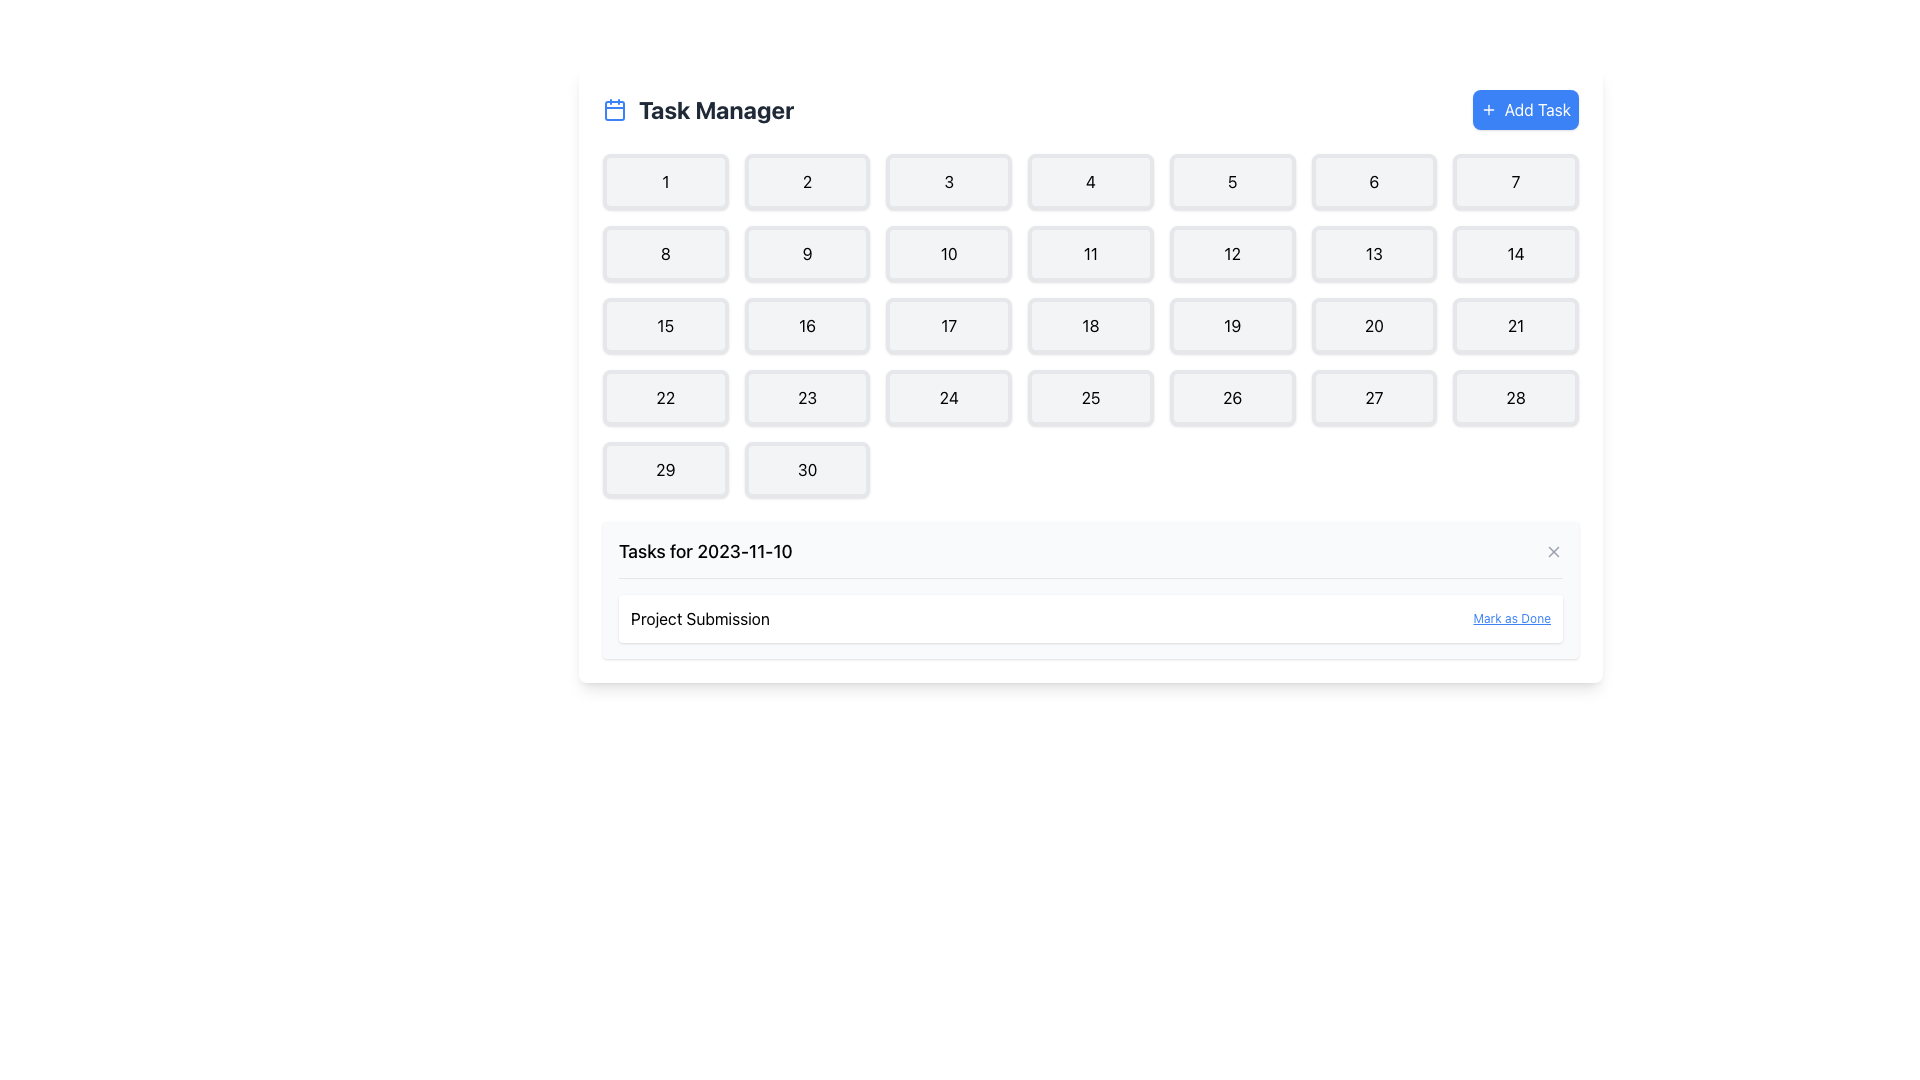 This screenshot has height=1080, width=1920. What do you see at coordinates (807, 325) in the screenshot?
I see `the date selection button located in the third row and second column of the calendar grid` at bounding box center [807, 325].